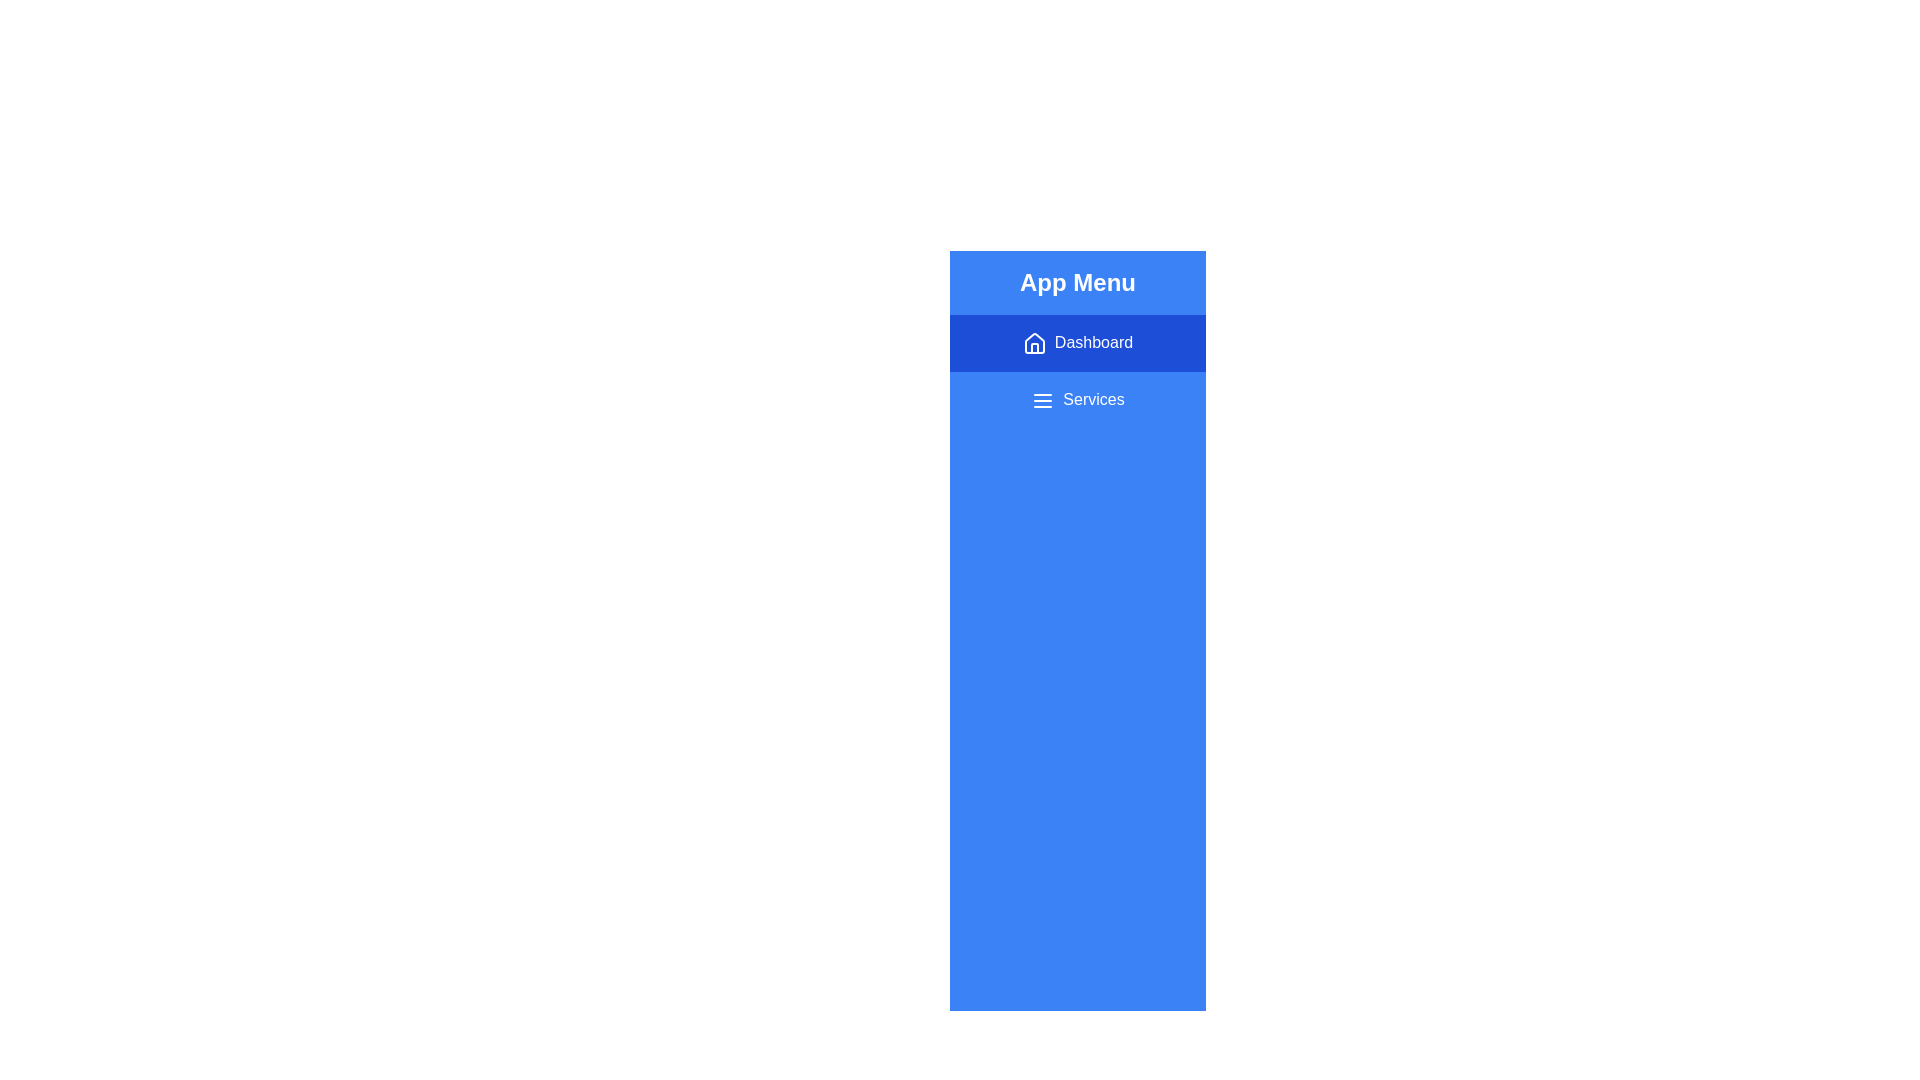 The height and width of the screenshot is (1080, 1920). What do you see at coordinates (1033, 342) in the screenshot?
I see `the house-shaped icon located slightly to the left of the 'Dashboard' label in the menu section` at bounding box center [1033, 342].